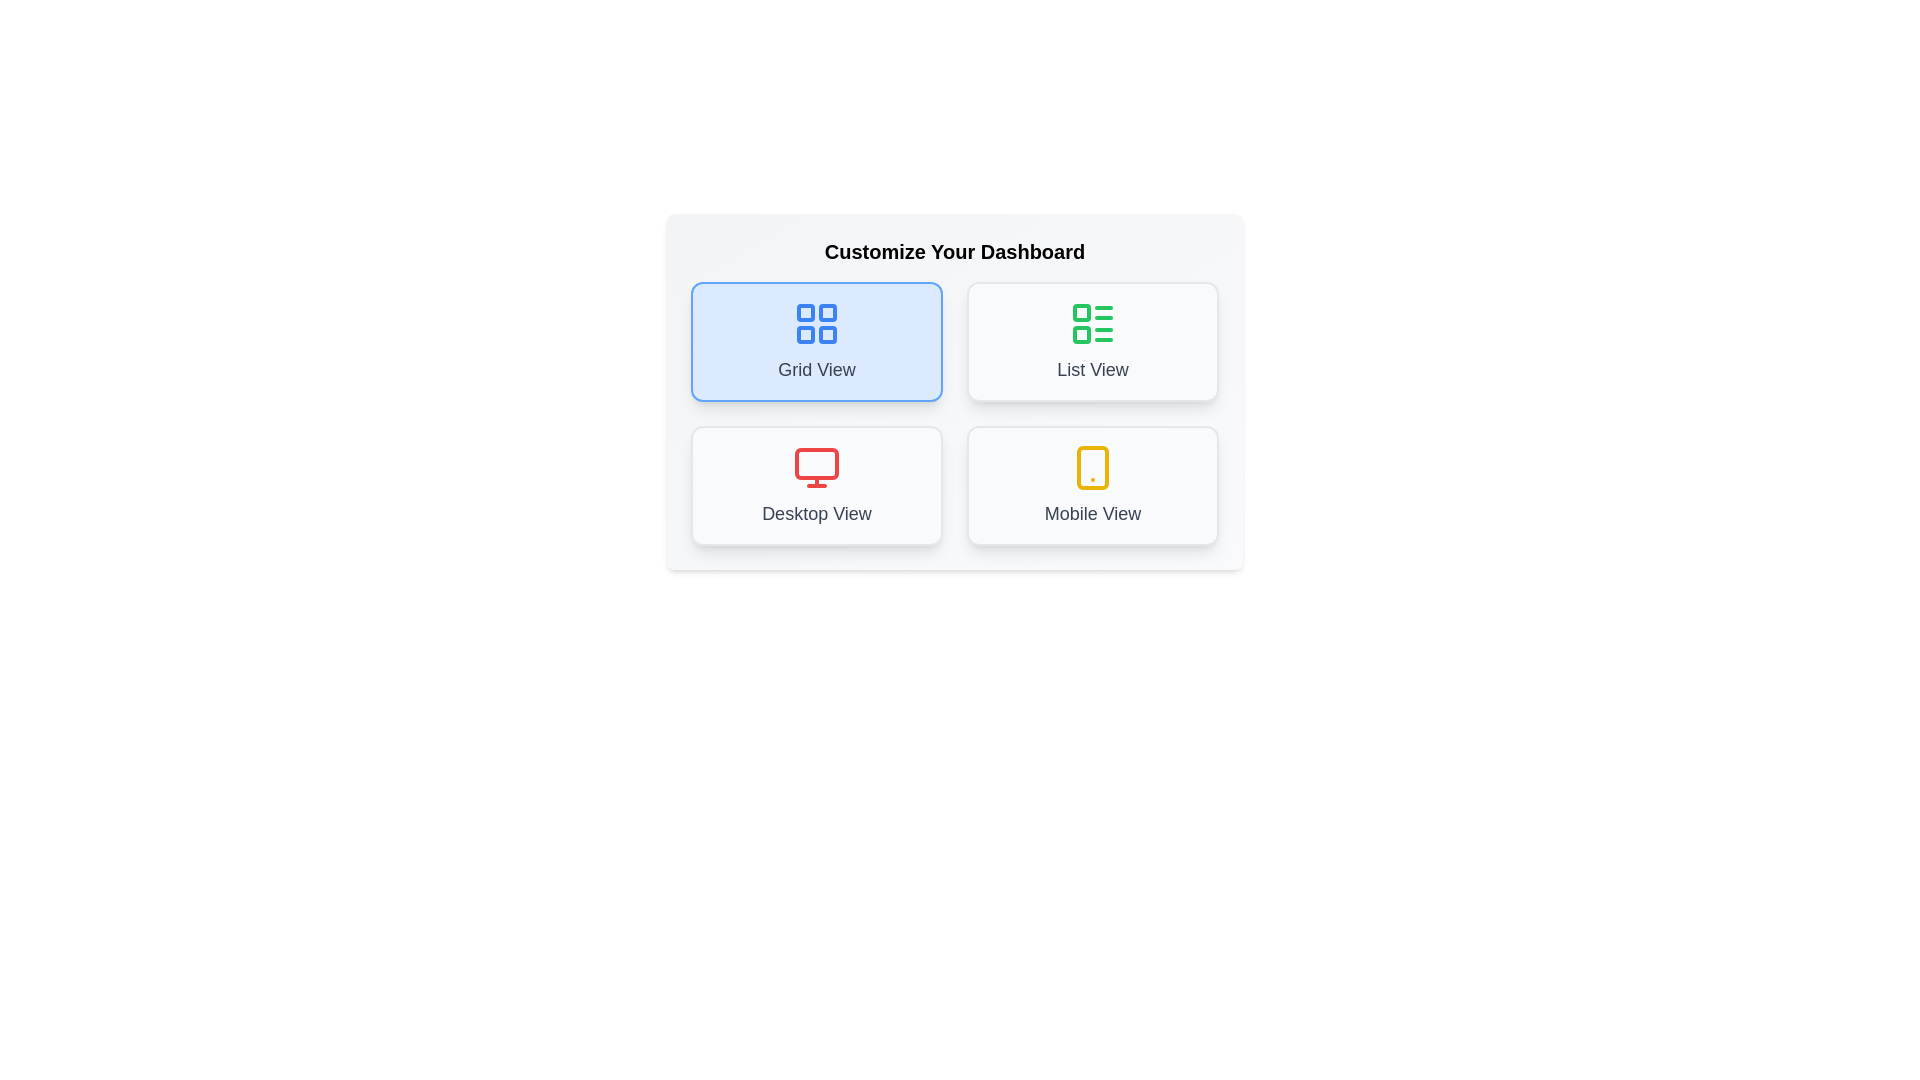  What do you see at coordinates (816, 486) in the screenshot?
I see `the button corresponding to the layout Desktop View` at bounding box center [816, 486].